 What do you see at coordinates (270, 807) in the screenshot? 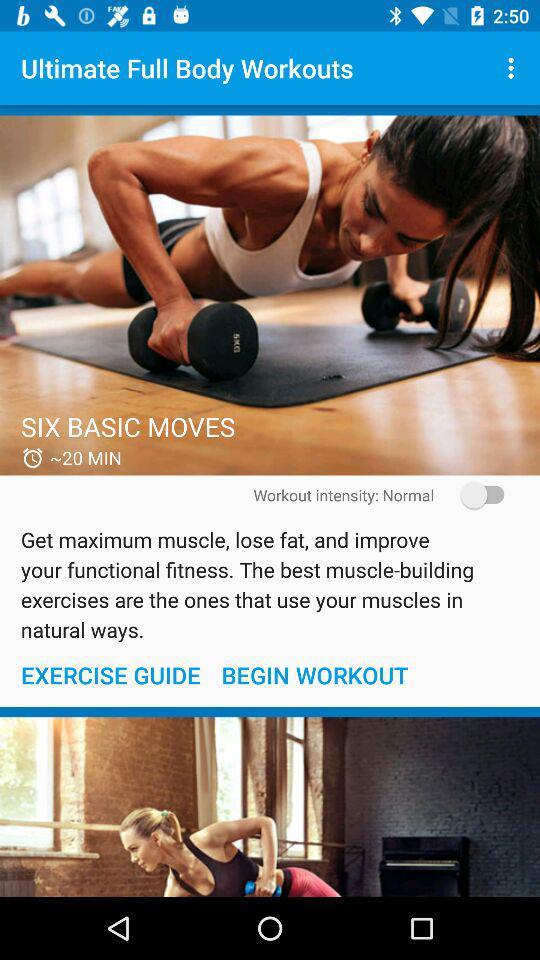
I see `begin work out` at bounding box center [270, 807].